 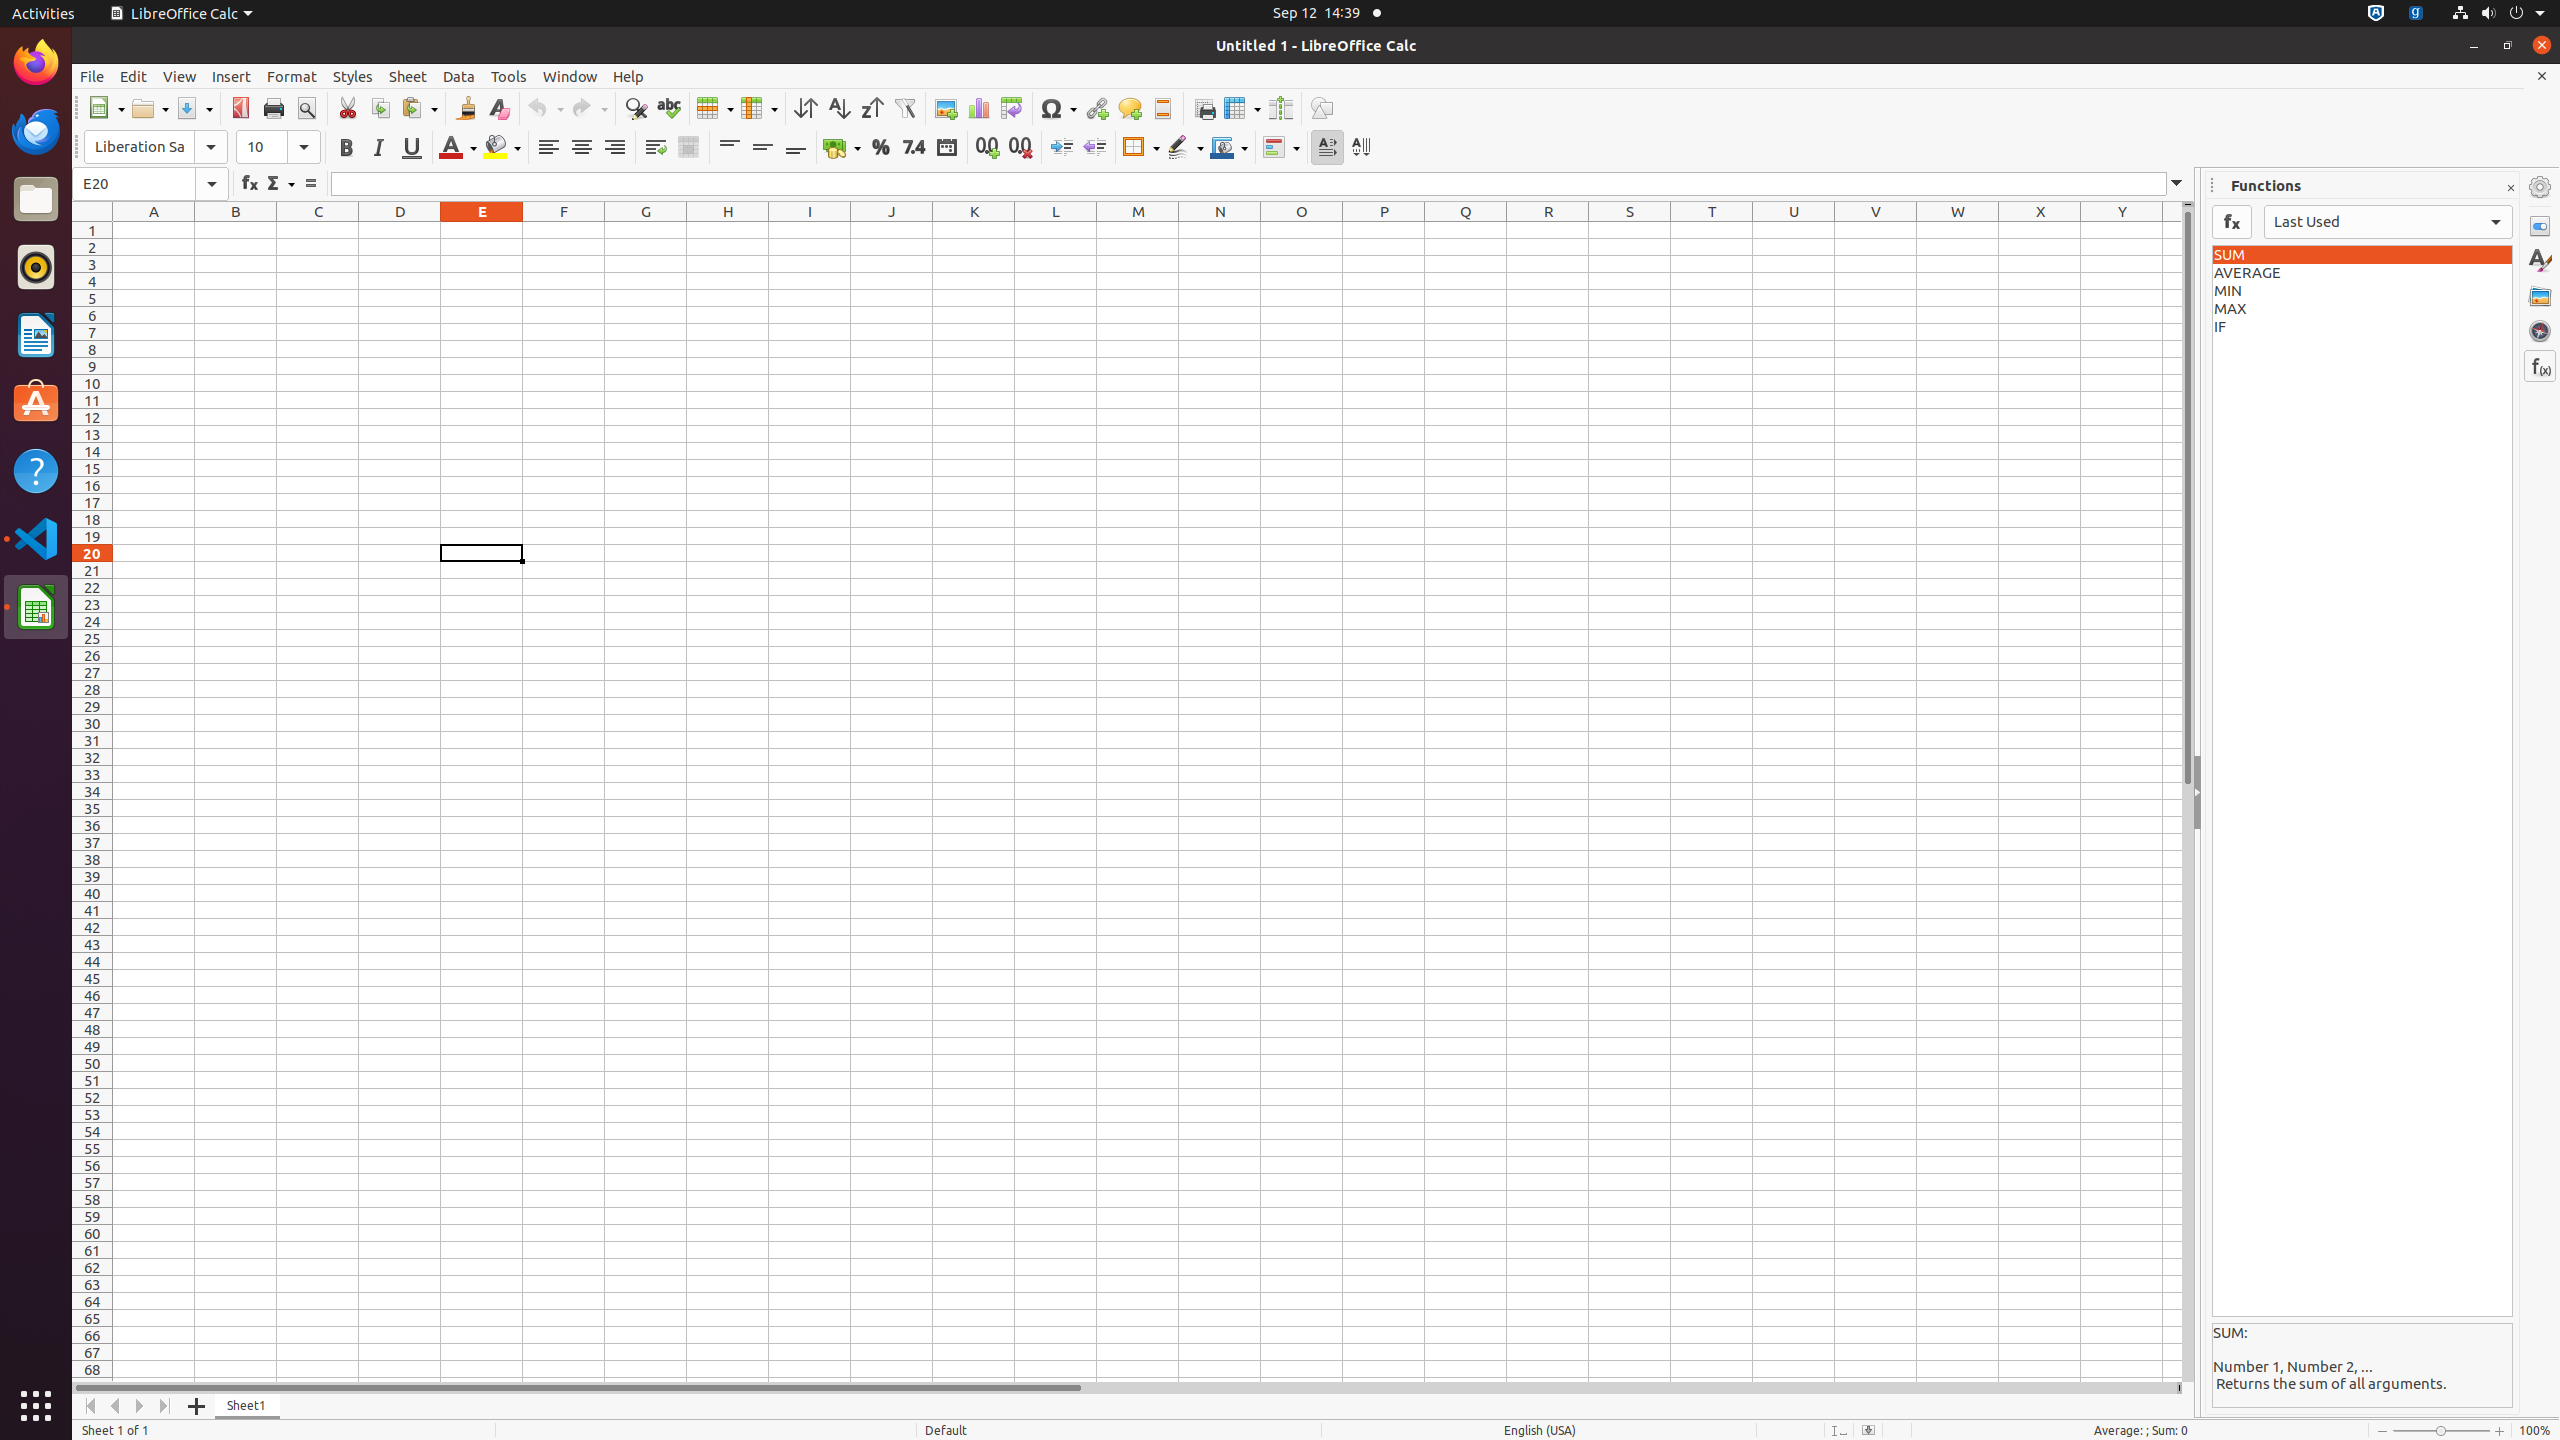 I want to click on 'O1', so click(x=1301, y=229).